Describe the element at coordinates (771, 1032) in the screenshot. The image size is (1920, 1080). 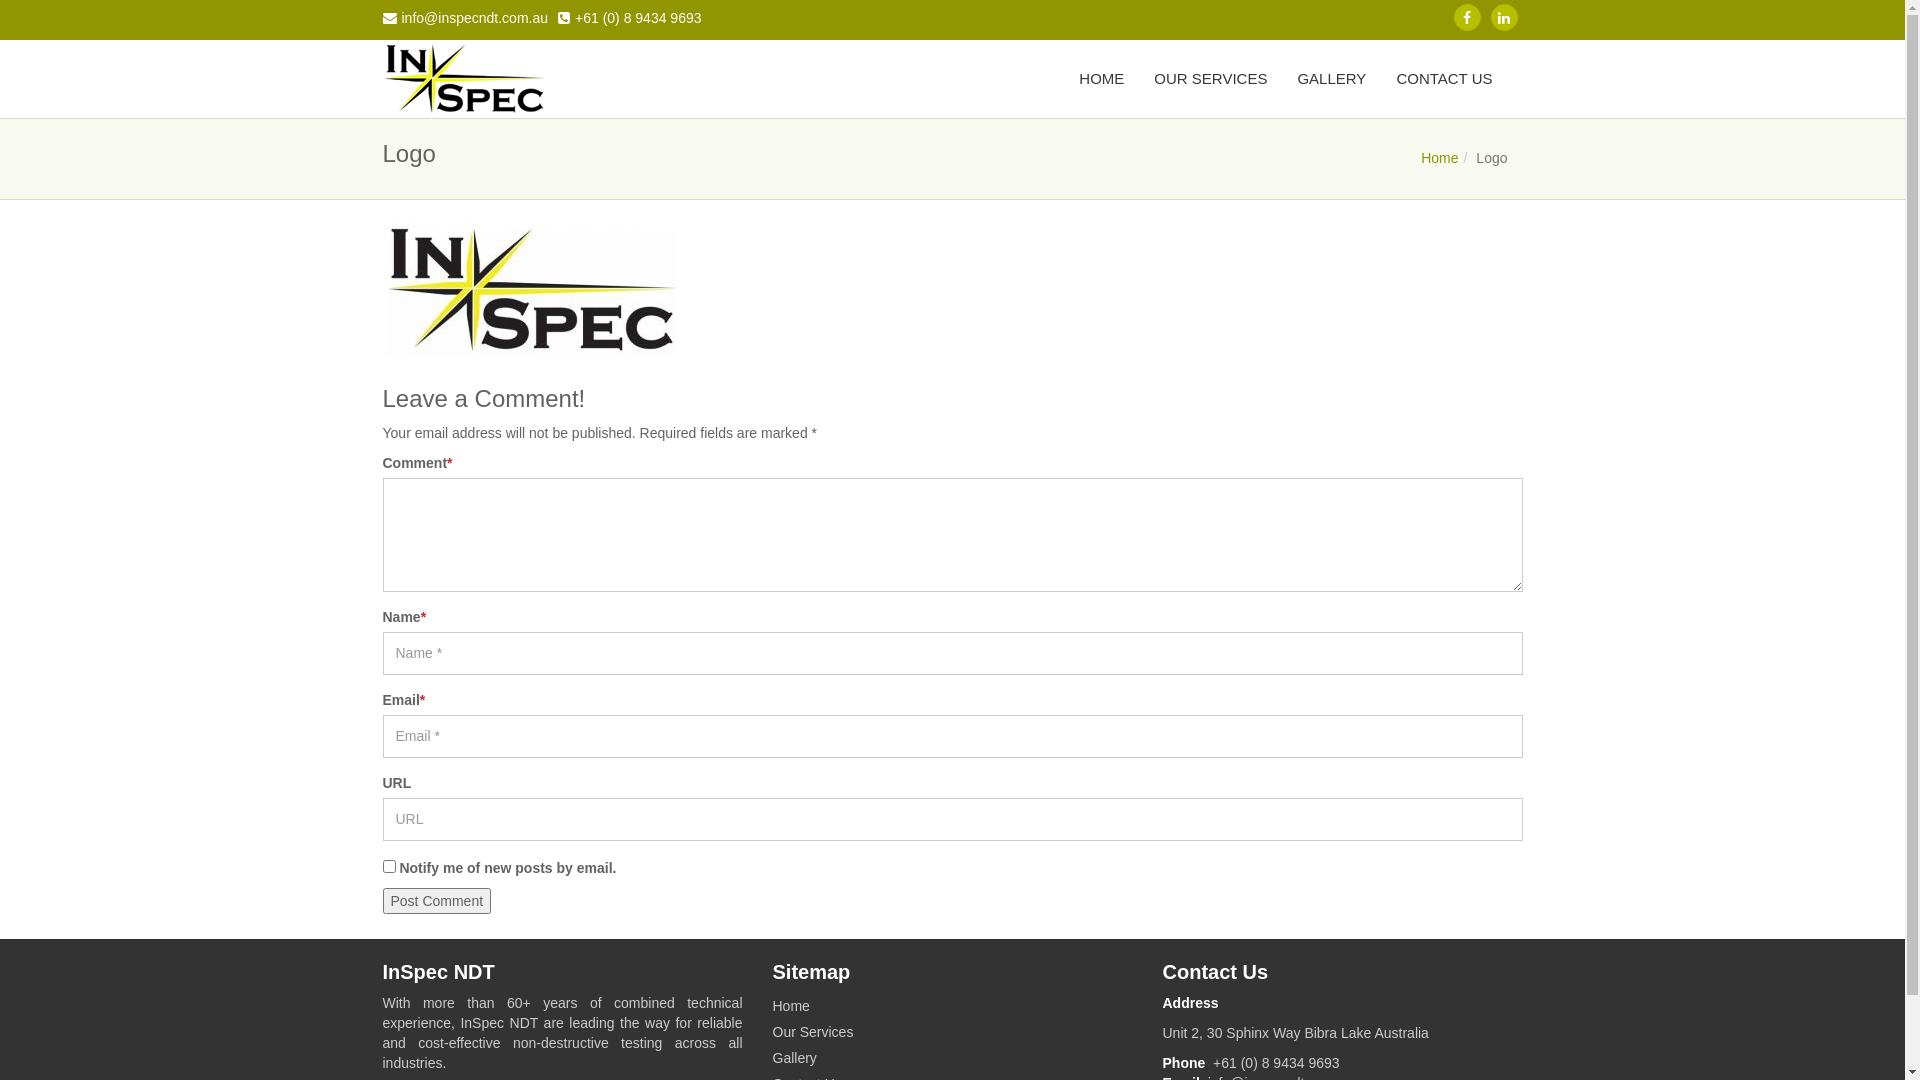
I see `'Our Services'` at that location.